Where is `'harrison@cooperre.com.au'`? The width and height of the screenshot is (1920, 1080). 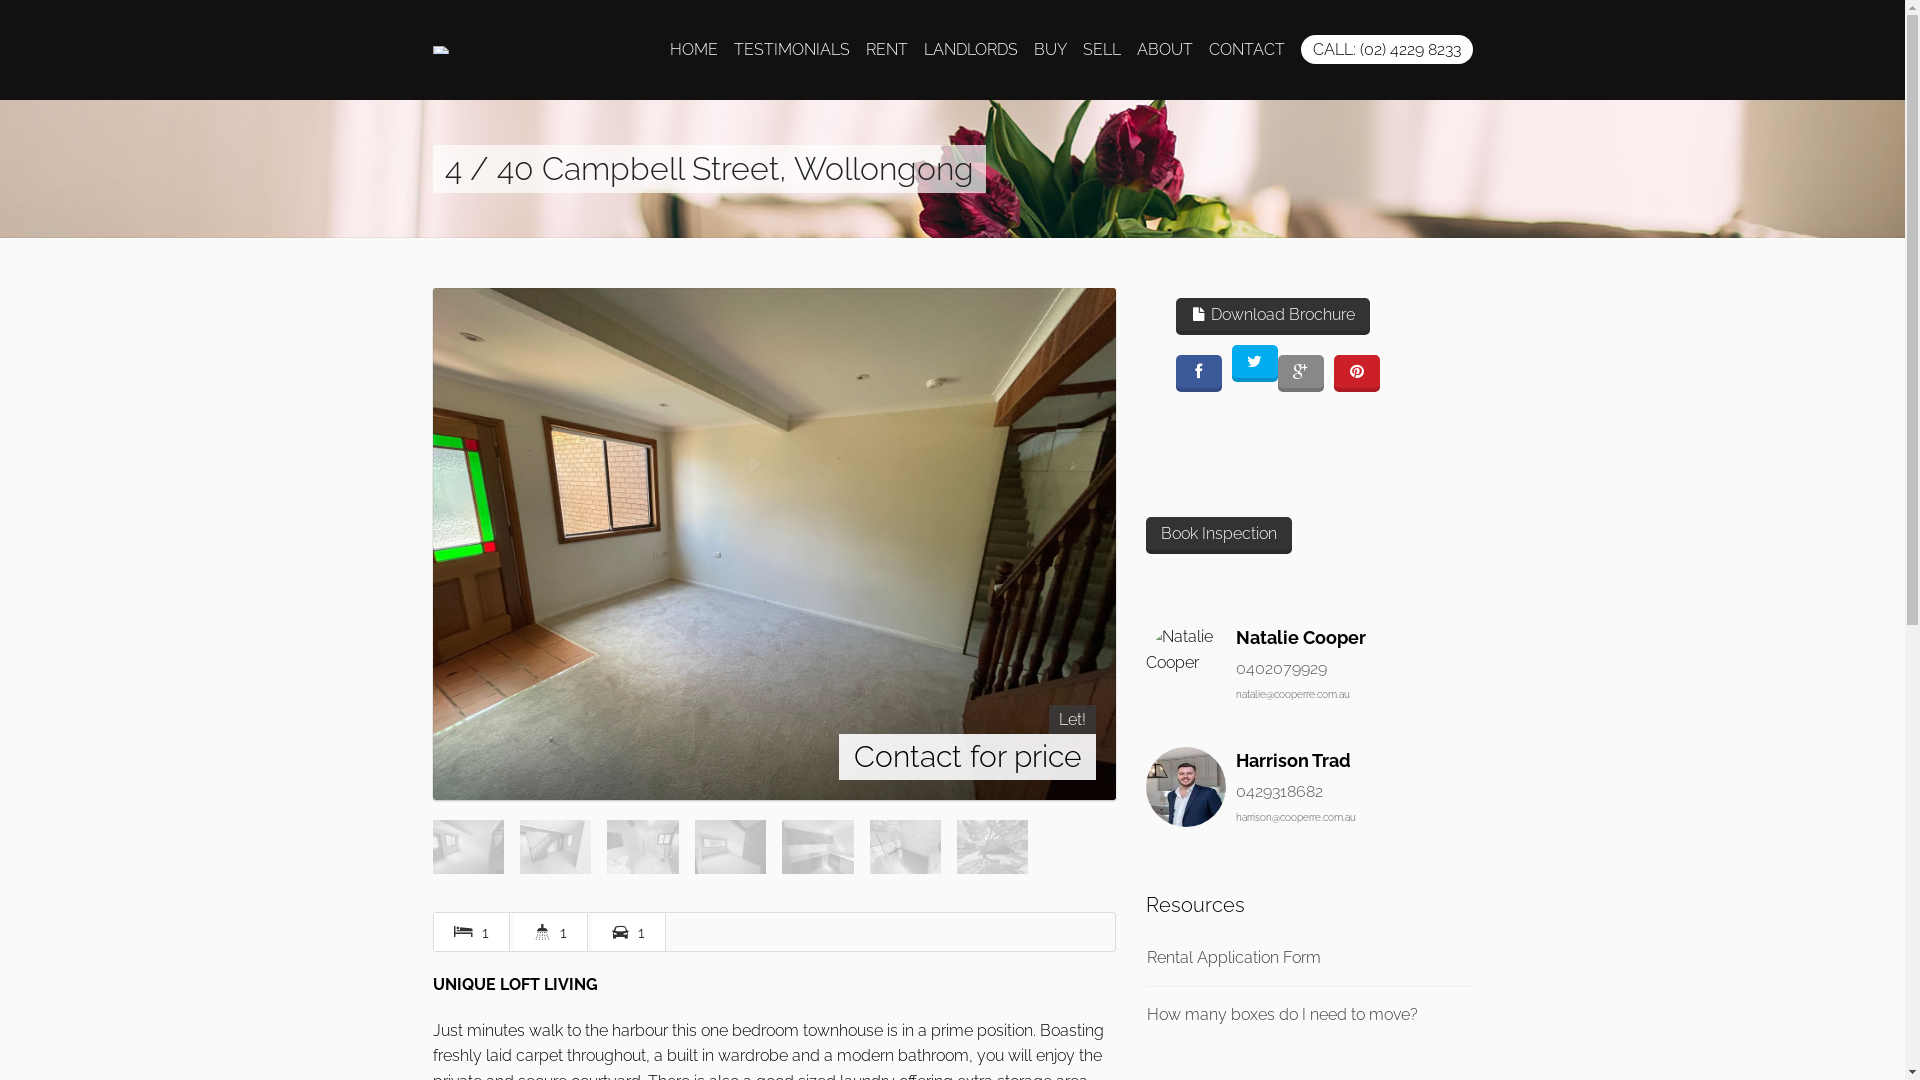 'harrison@cooperre.com.au' is located at coordinates (1296, 817).